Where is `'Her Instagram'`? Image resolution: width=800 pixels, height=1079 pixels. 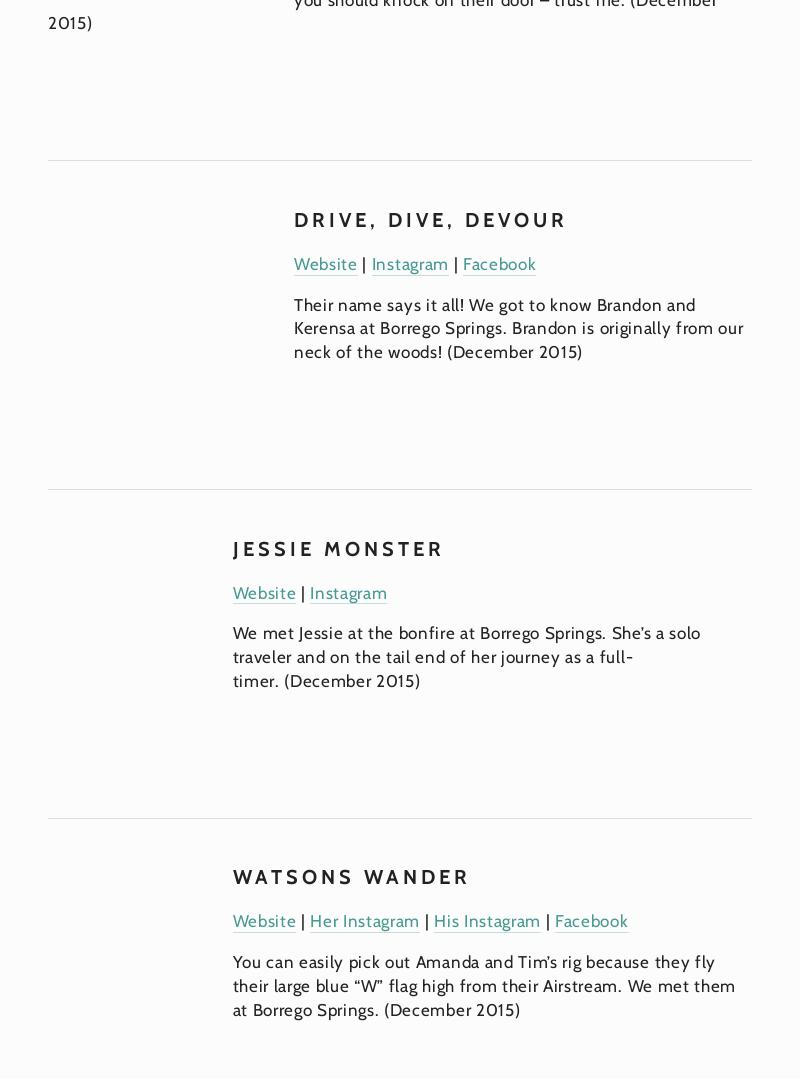 'Her Instagram' is located at coordinates (365, 921).